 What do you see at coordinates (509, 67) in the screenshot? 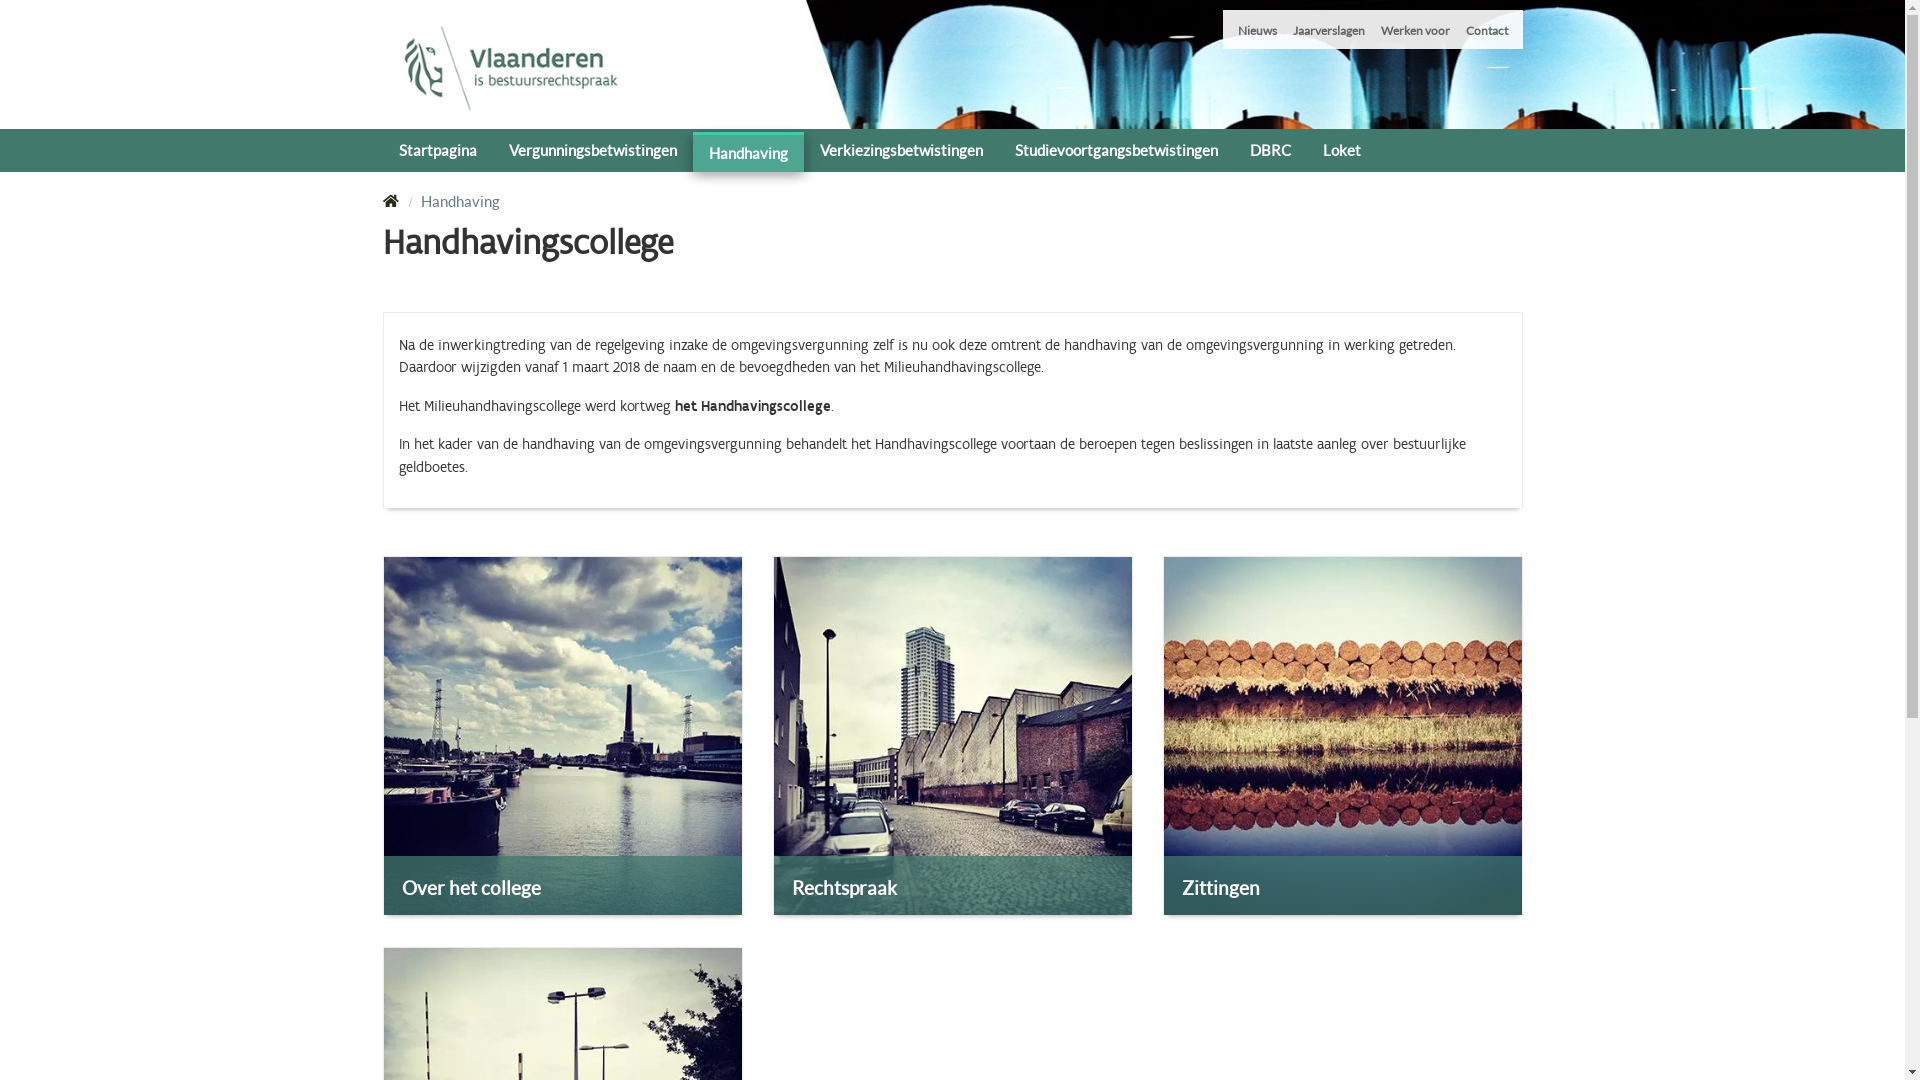
I see `'Ga naar de homepage'` at bounding box center [509, 67].